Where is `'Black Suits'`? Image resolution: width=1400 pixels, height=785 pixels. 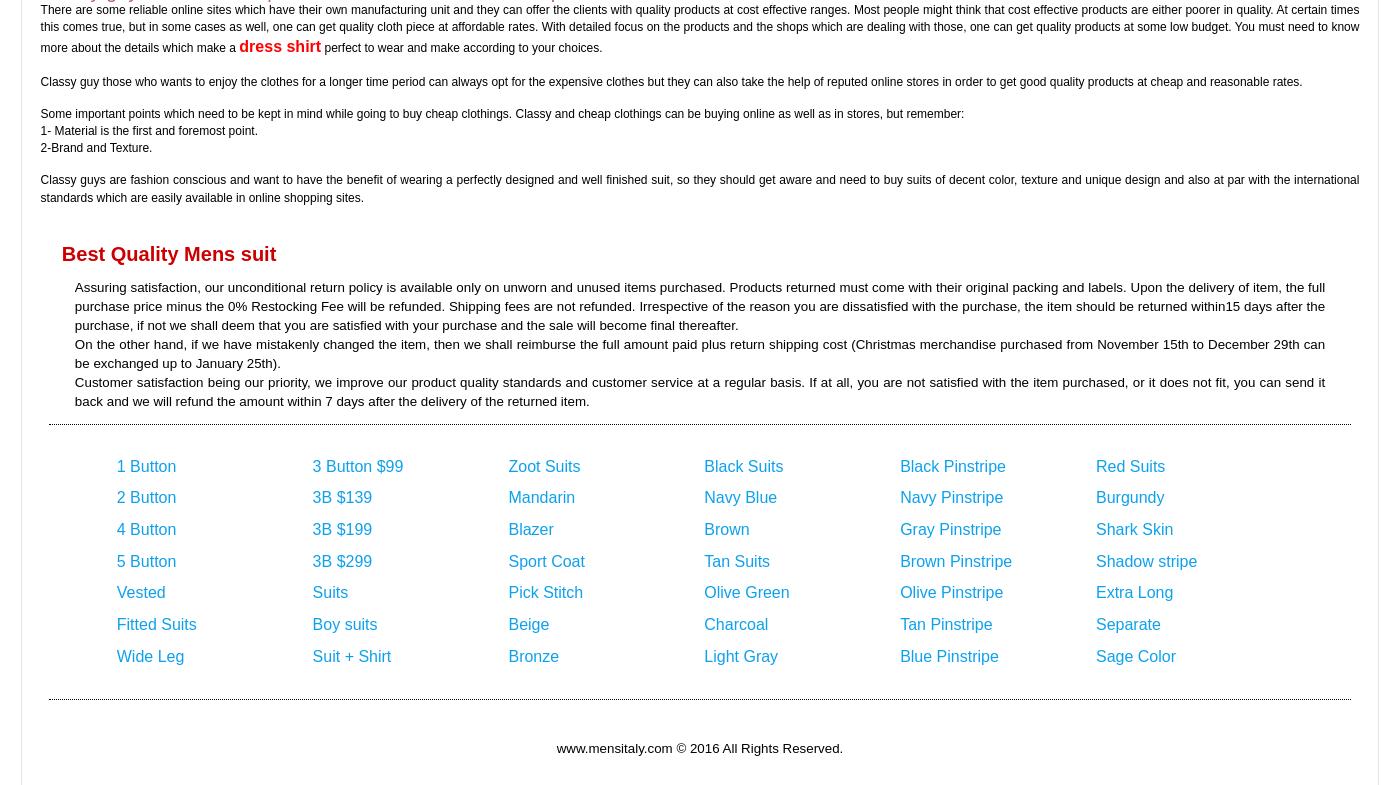 'Black Suits' is located at coordinates (704, 465).